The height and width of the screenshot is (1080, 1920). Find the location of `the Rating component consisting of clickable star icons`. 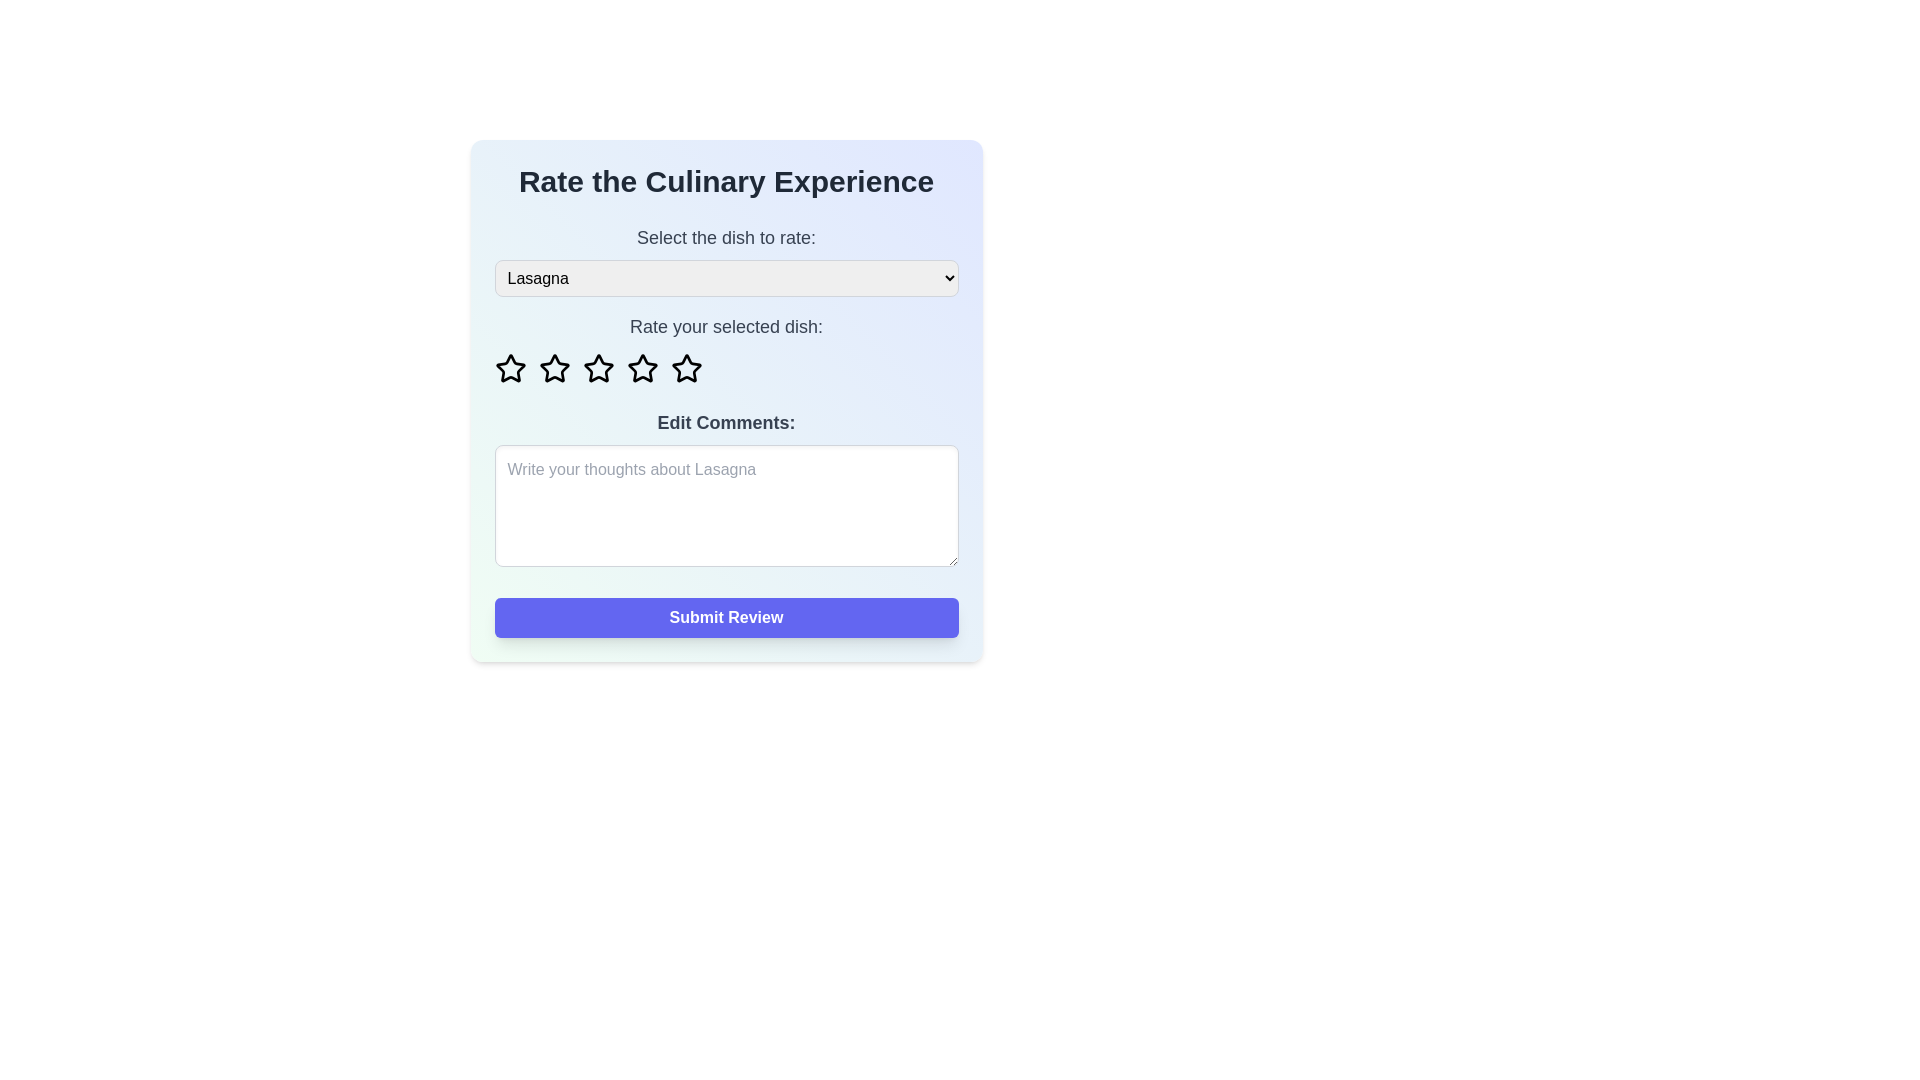

the Rating component consisting of clickable star icons is located at coordinates (725, 369).